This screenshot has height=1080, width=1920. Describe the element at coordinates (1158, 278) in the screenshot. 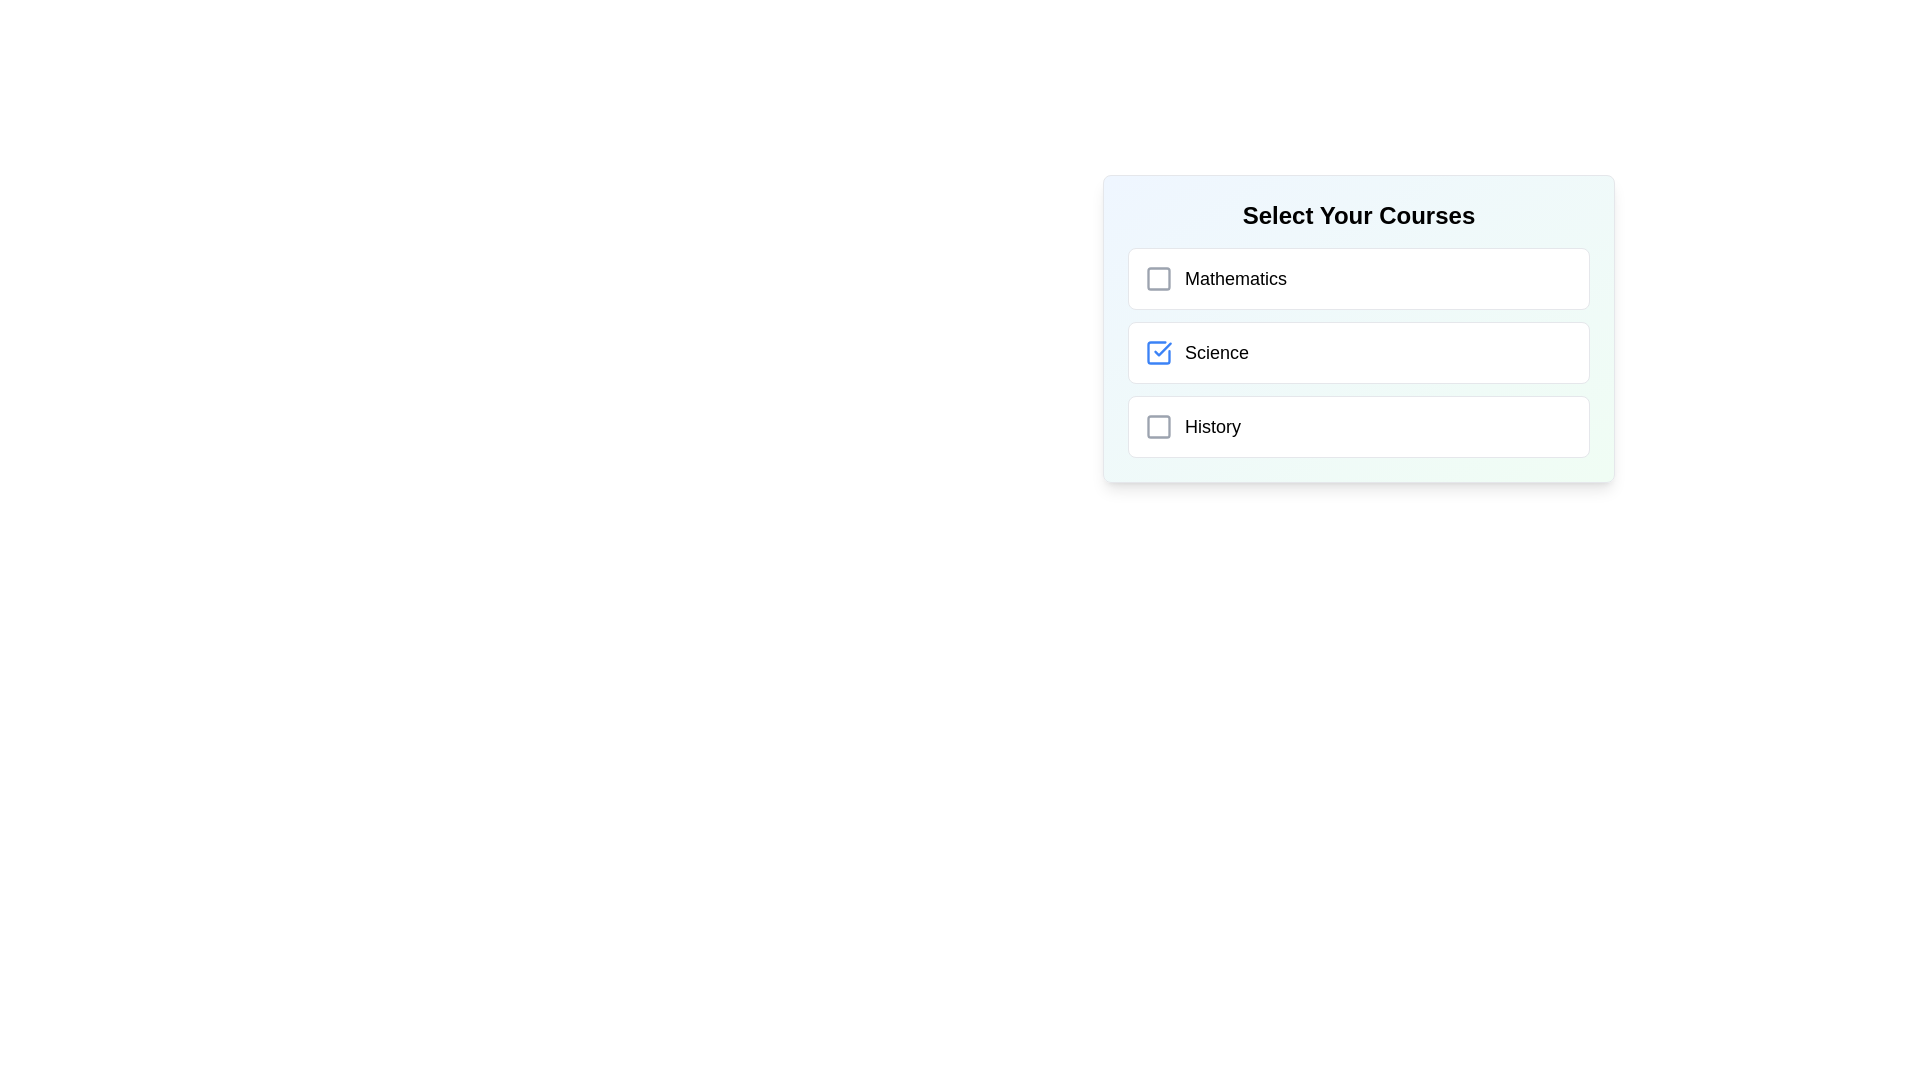

I see `the checkbox for the 'Mathematics' course` at that location.